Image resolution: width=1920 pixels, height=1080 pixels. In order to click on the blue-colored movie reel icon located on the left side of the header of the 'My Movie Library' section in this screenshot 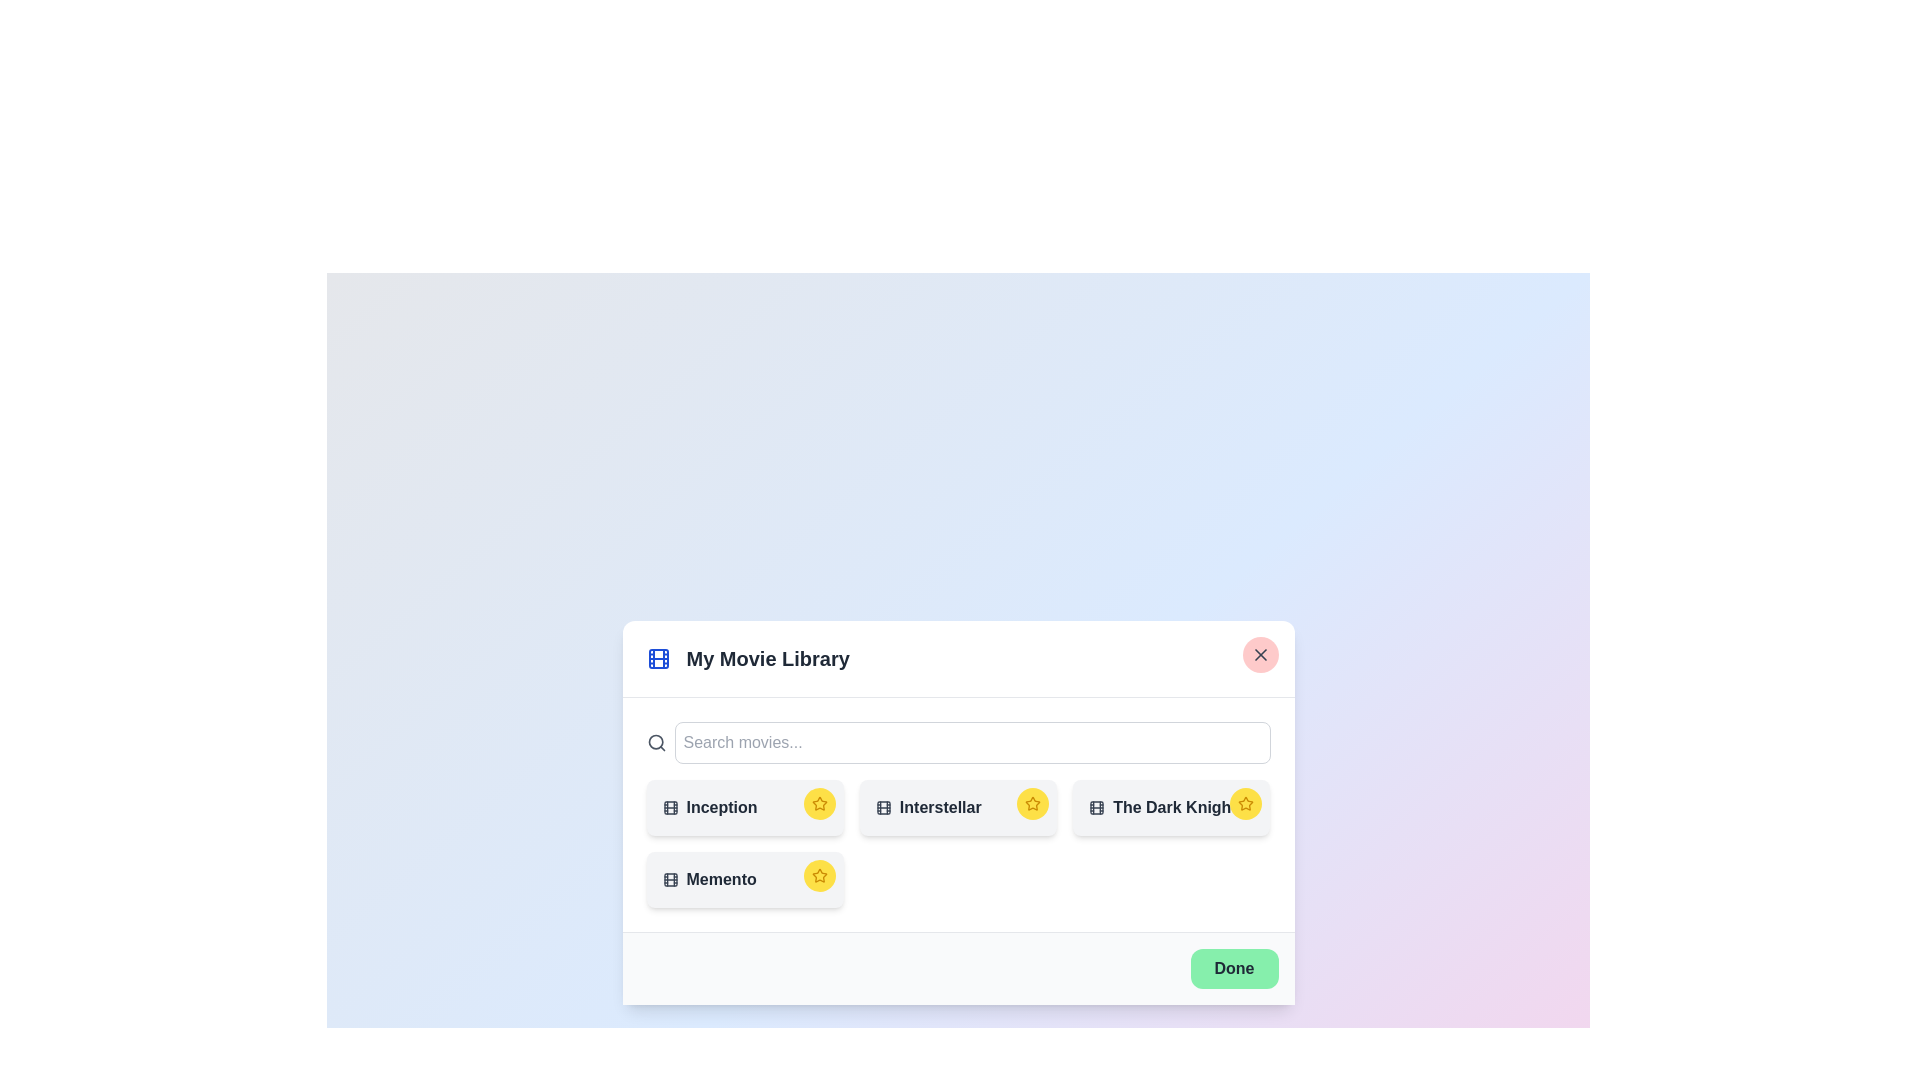, I will do `click(658, 659)`.